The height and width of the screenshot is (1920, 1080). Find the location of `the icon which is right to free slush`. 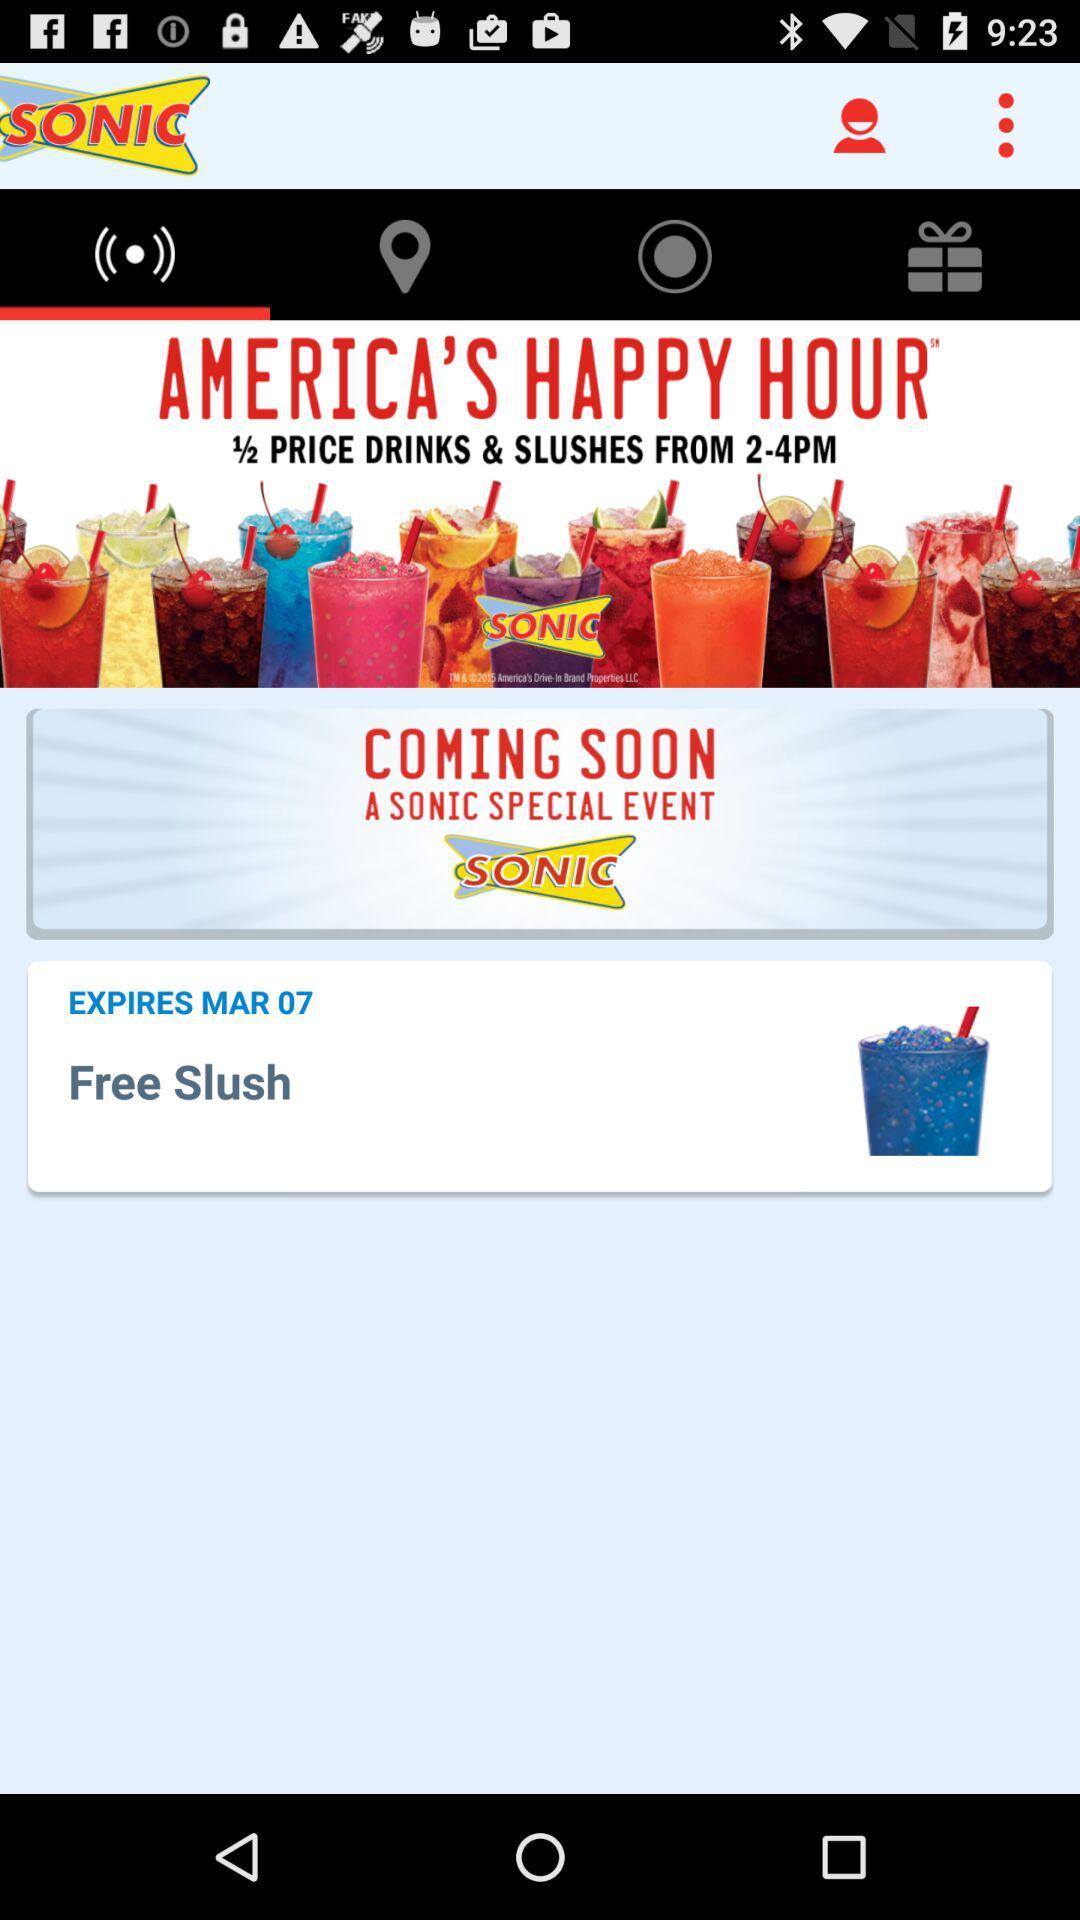

the icon which is right to free slush is located at coordinates (923, 1080).